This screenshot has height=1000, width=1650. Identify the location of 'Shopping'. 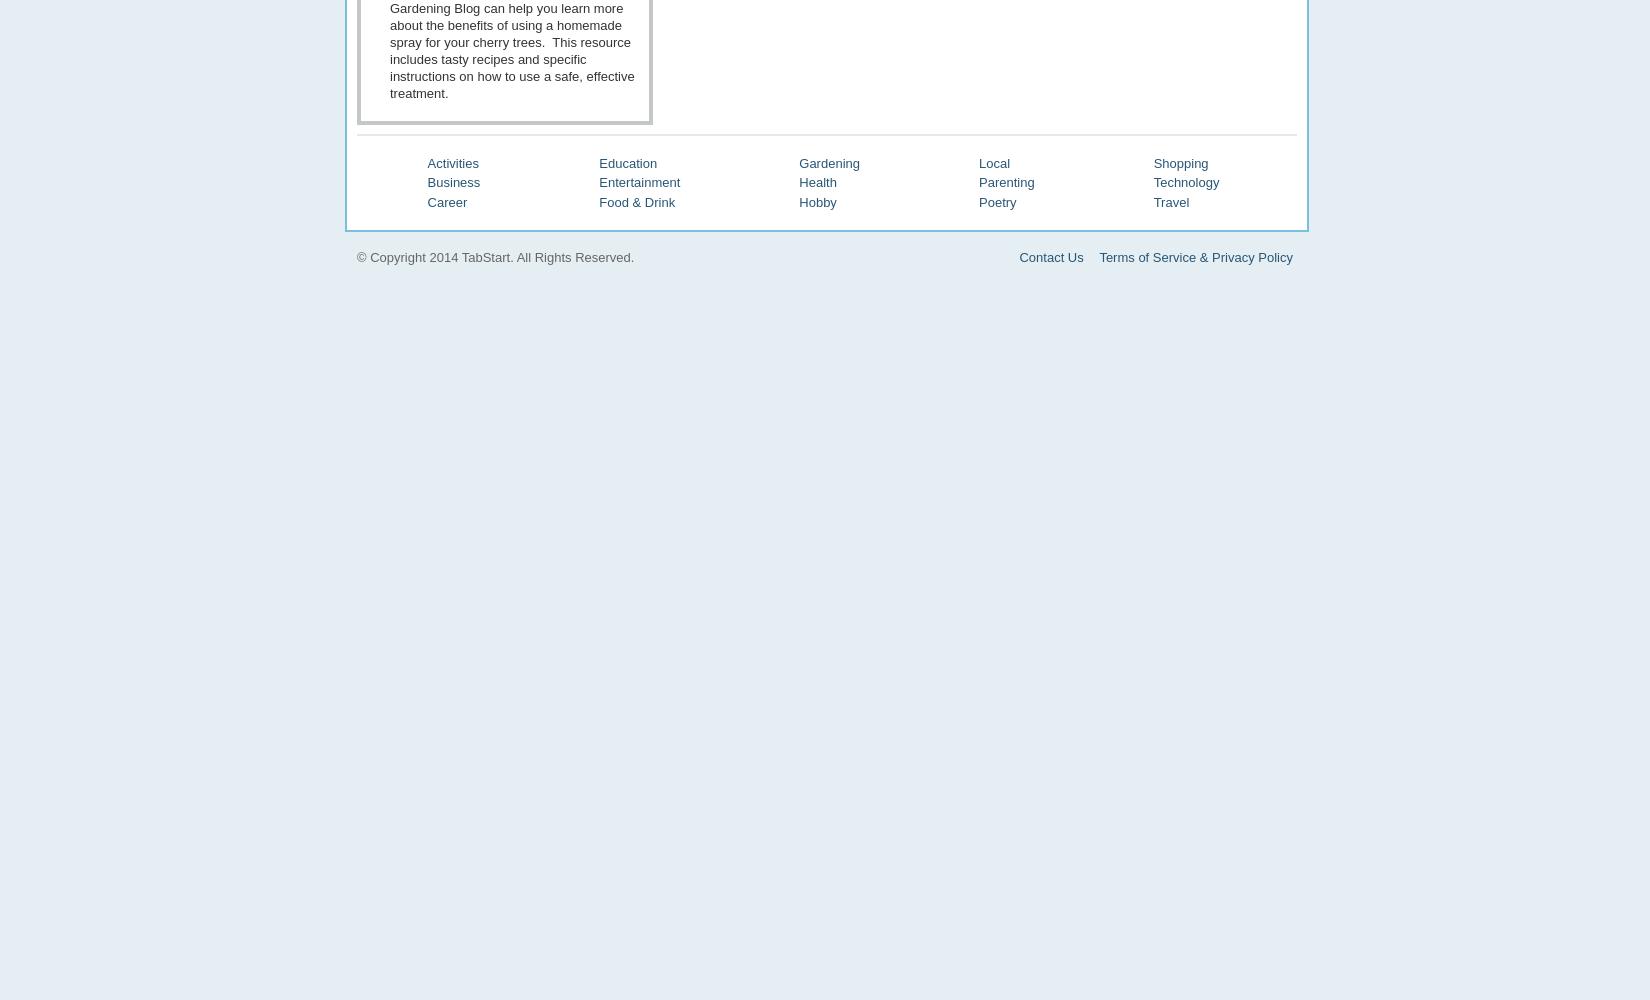
(1180, 162).